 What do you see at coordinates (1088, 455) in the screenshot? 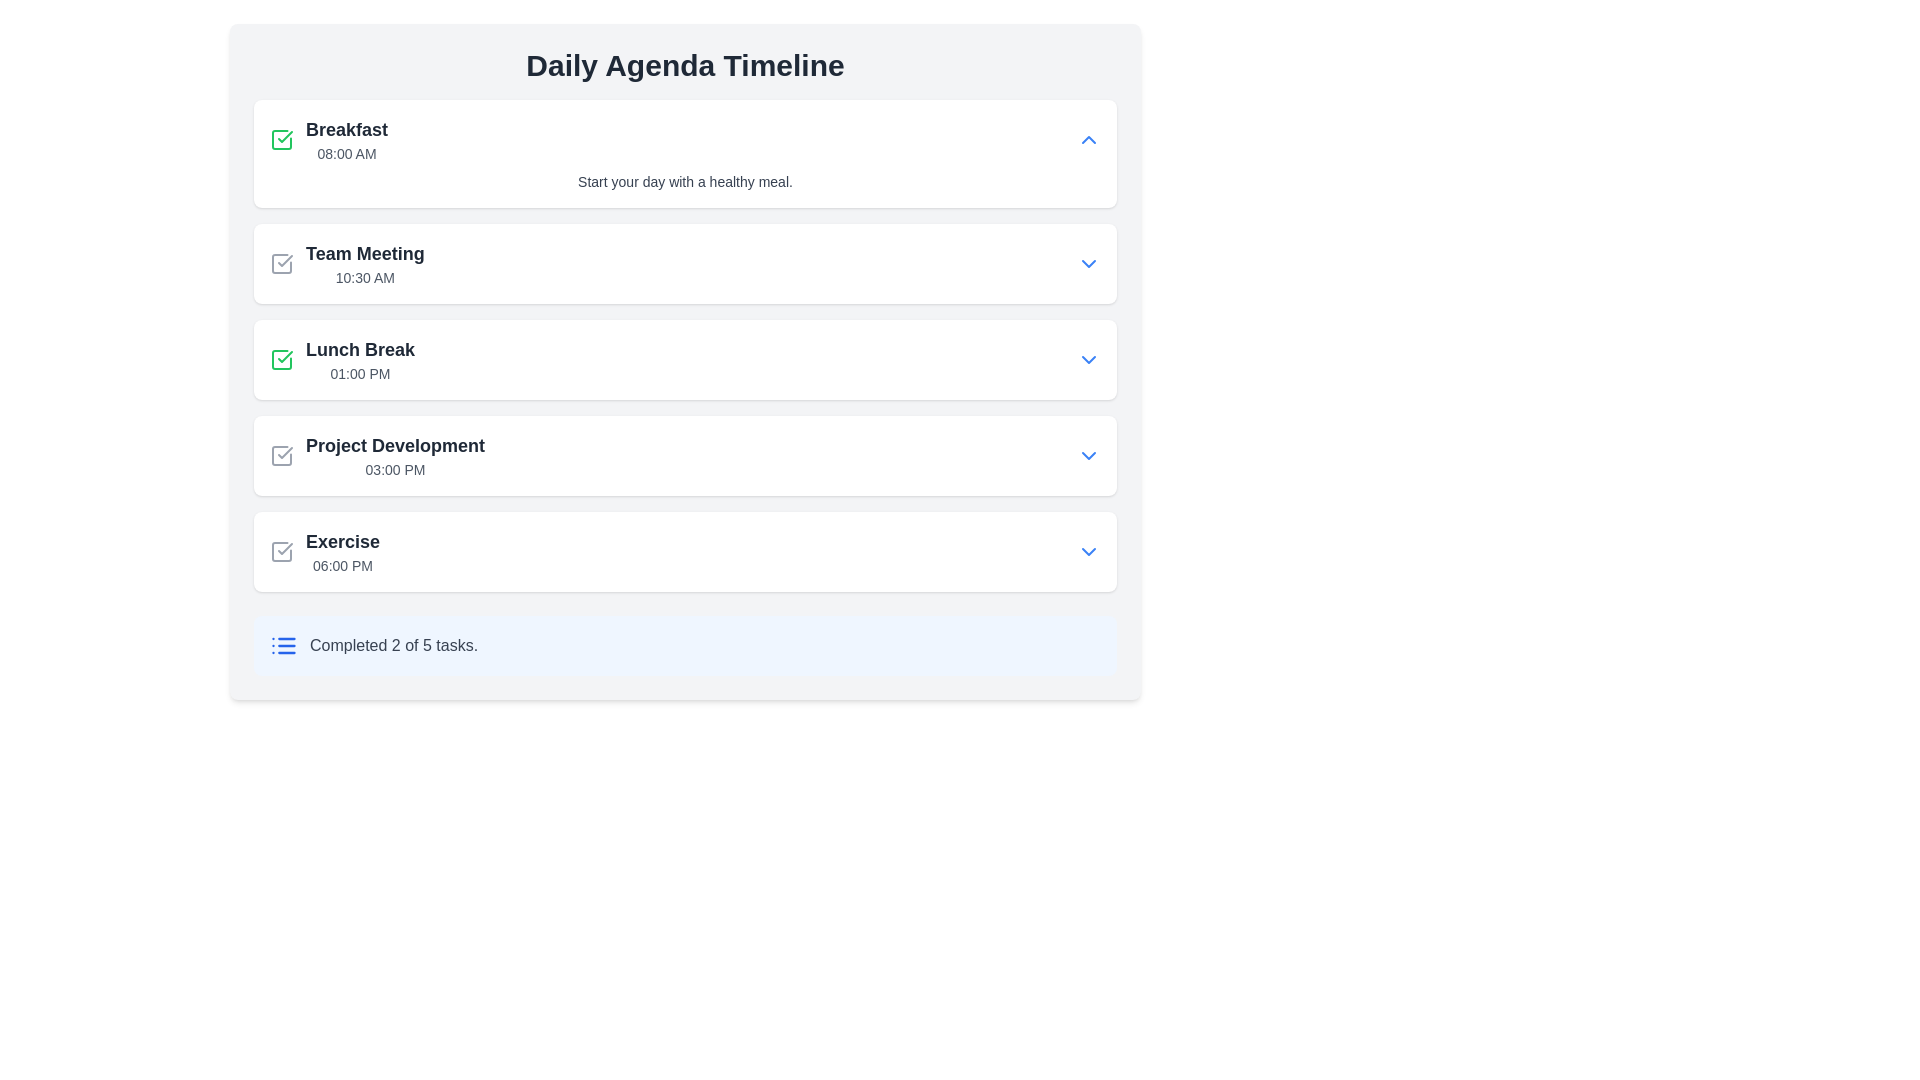
I see `the blue downward-pointing chevron icon at the far right of the 'Project Development' task row in the 'Daily Agenda Timeline' for visual feedback` at bounding box center [1088, 455].